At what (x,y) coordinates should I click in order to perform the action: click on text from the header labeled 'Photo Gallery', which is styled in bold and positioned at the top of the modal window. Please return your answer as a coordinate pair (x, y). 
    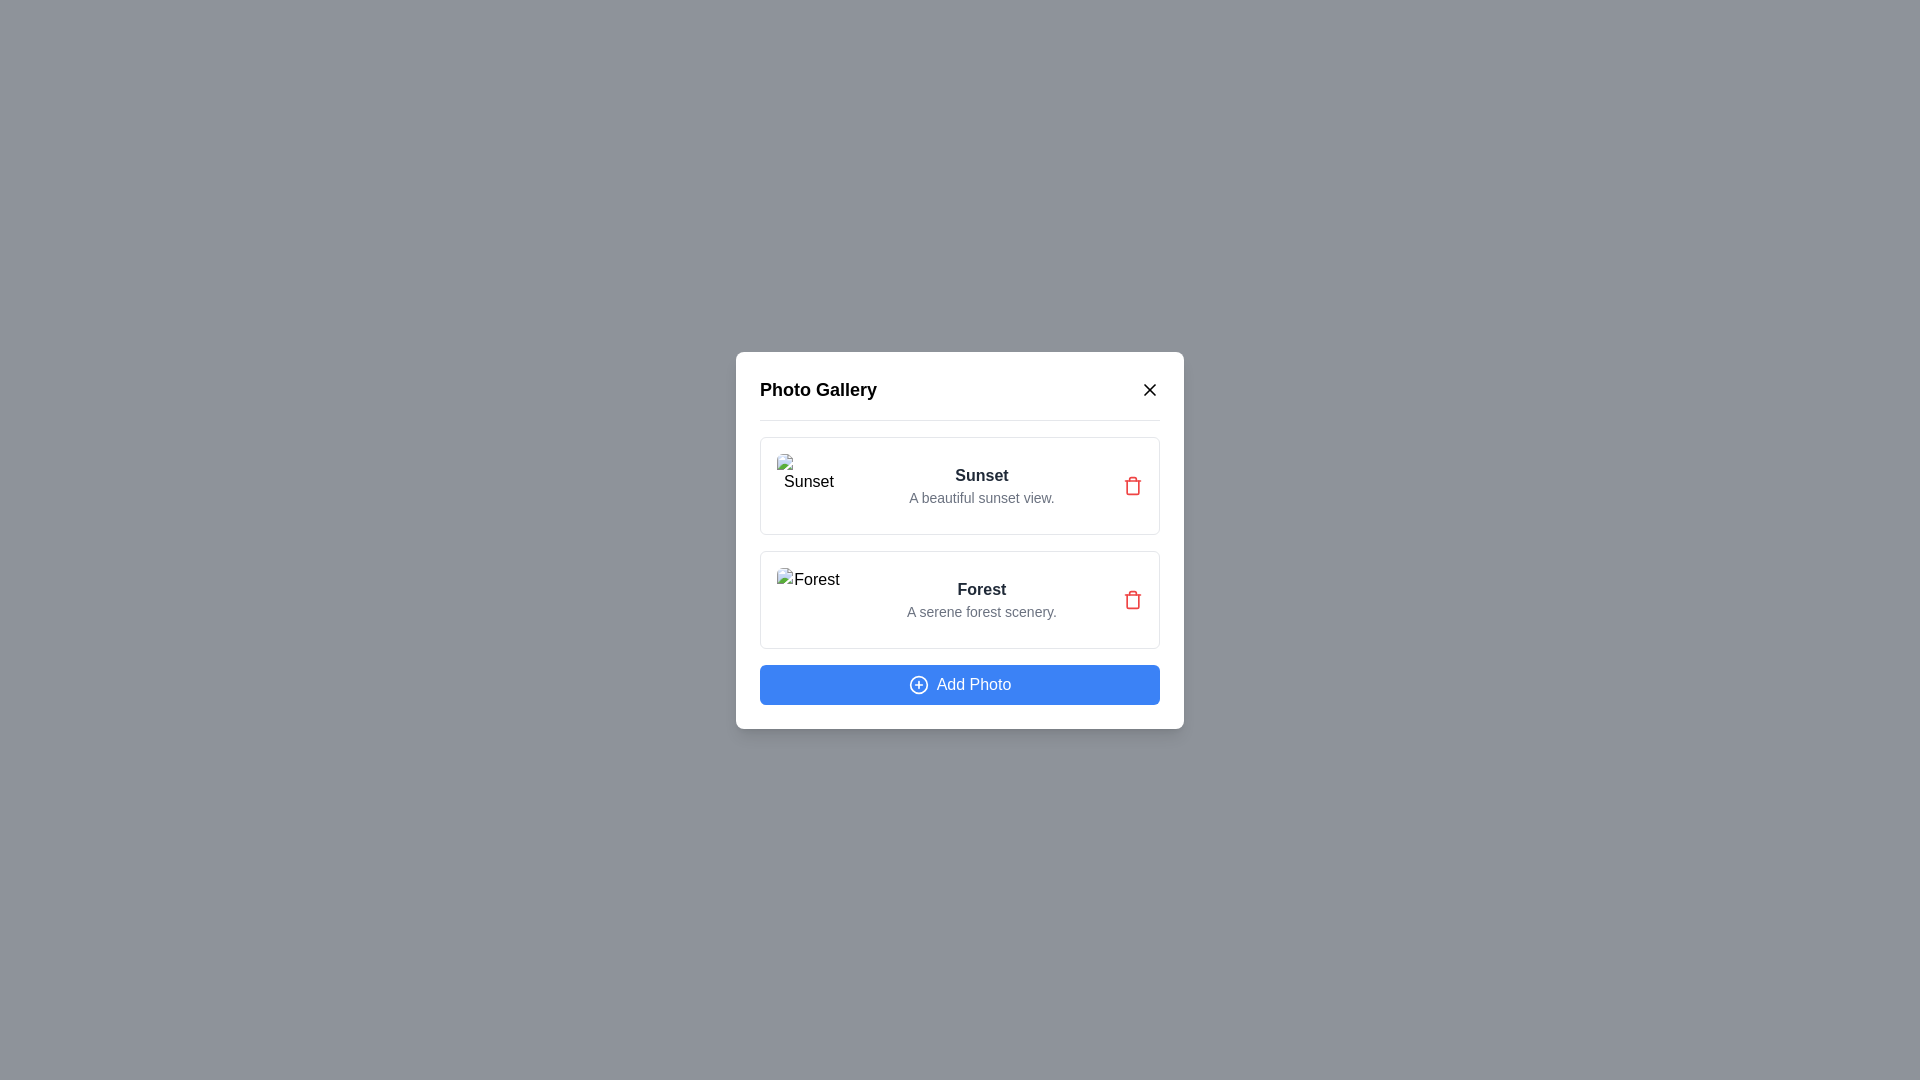
    Looking at the image, I should click on (818, 389).